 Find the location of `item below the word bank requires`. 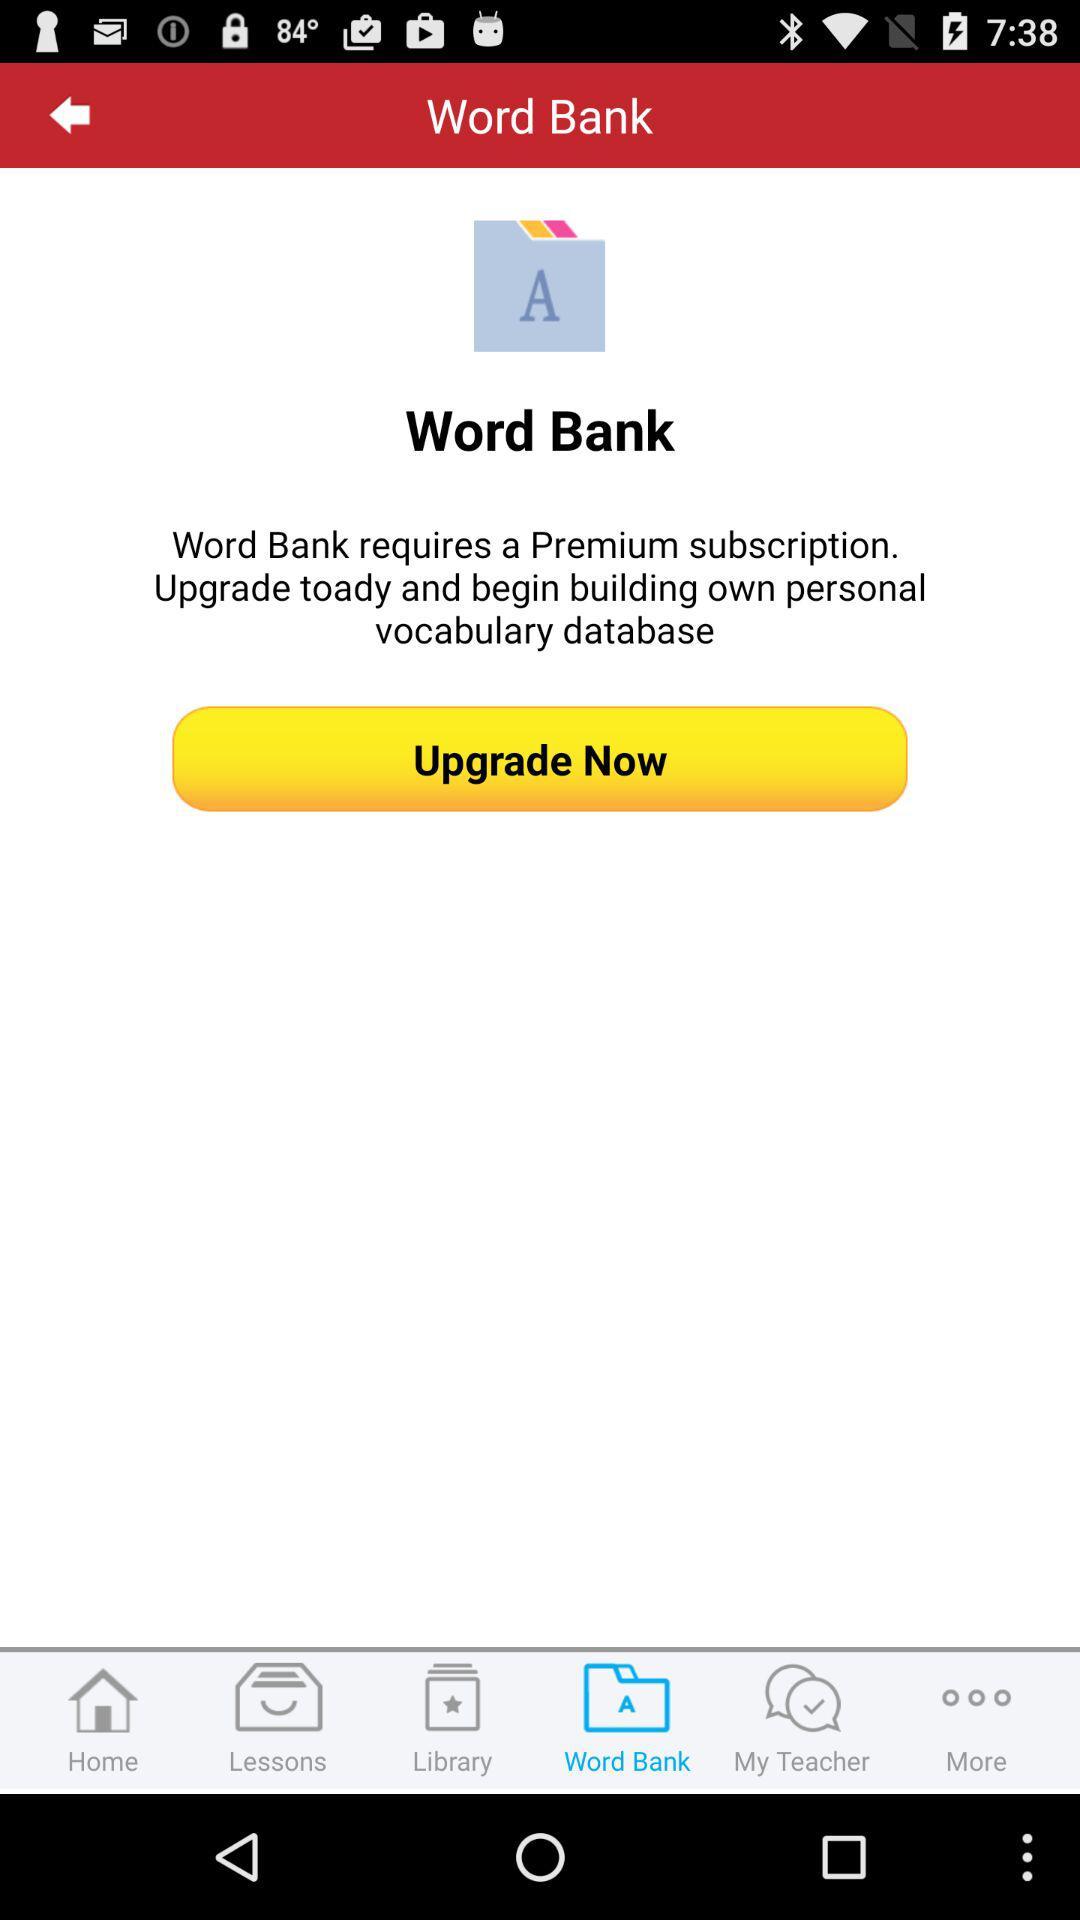

item below the word bank requires is located at coordinates (540, 757).